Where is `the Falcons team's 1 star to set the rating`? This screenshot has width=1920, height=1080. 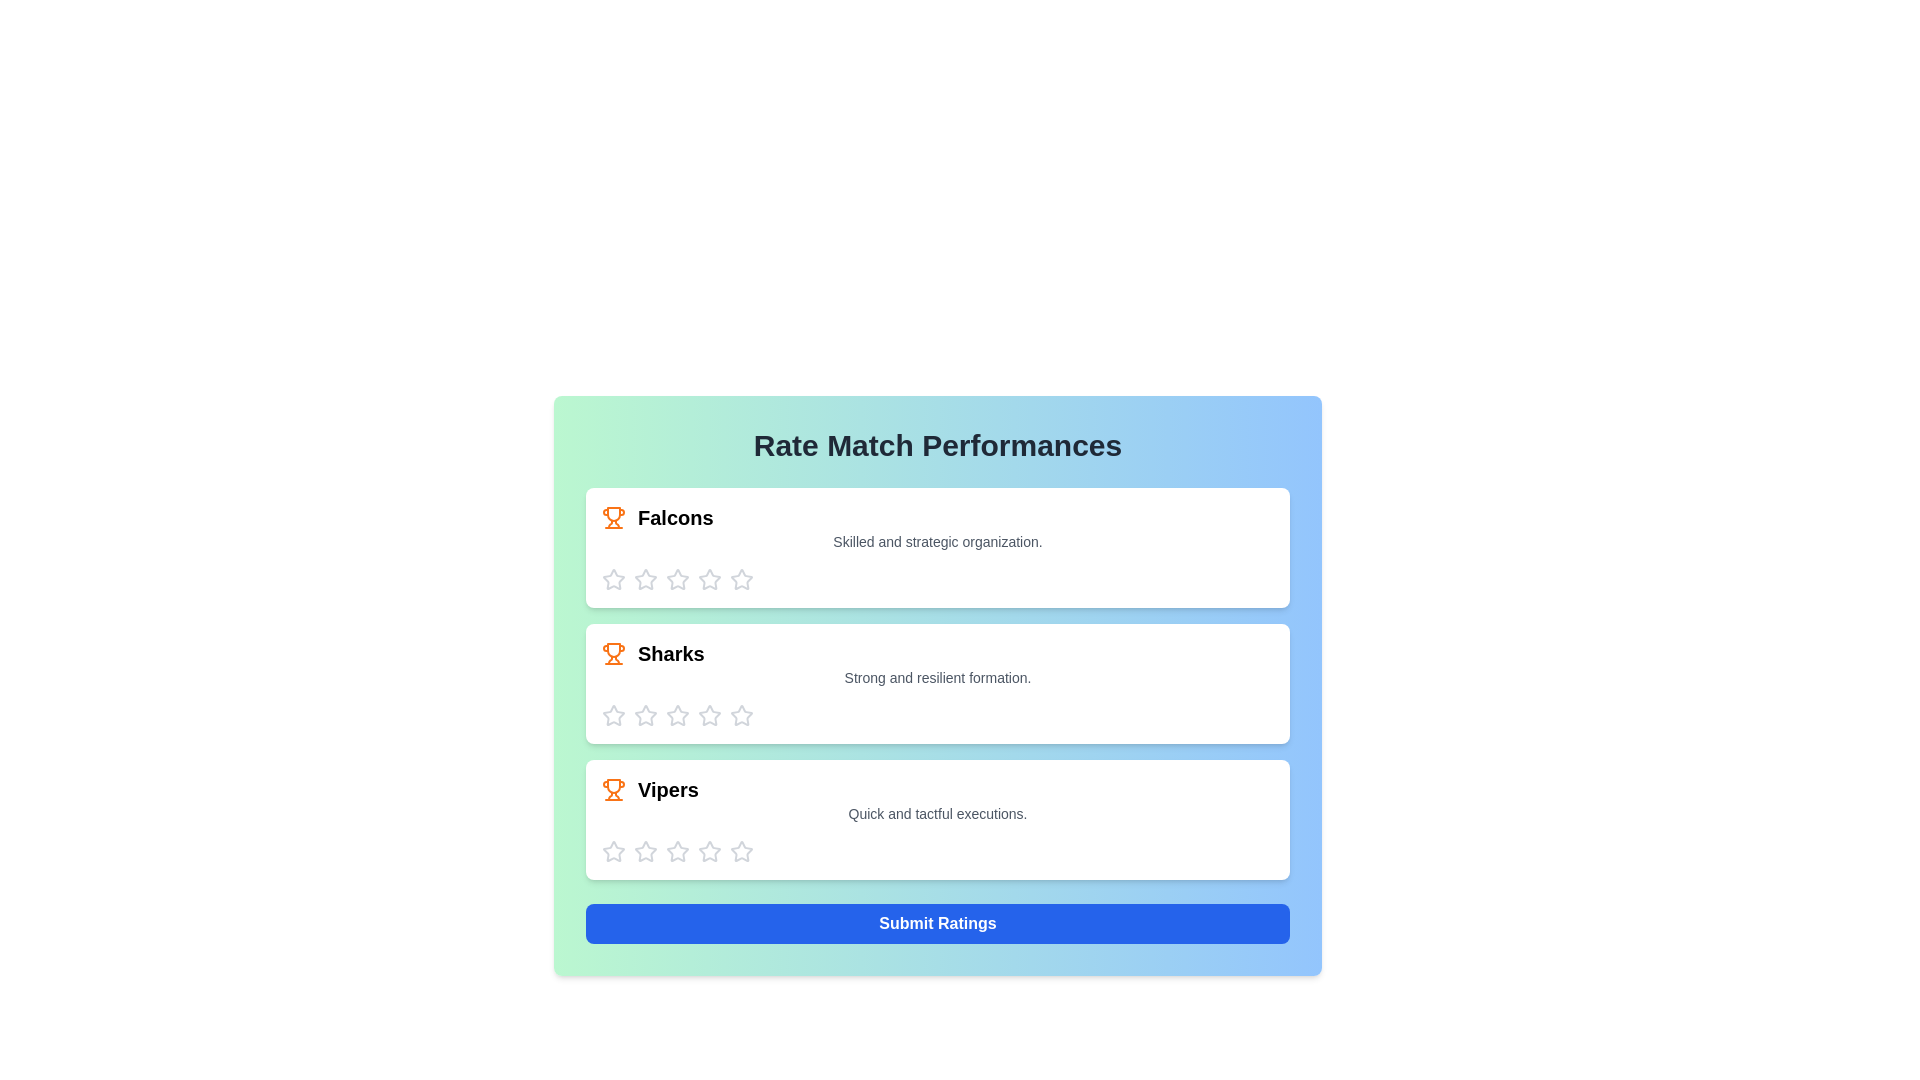 the Falcons team's 1 star to set the rating is located at coordinates (613, 579).